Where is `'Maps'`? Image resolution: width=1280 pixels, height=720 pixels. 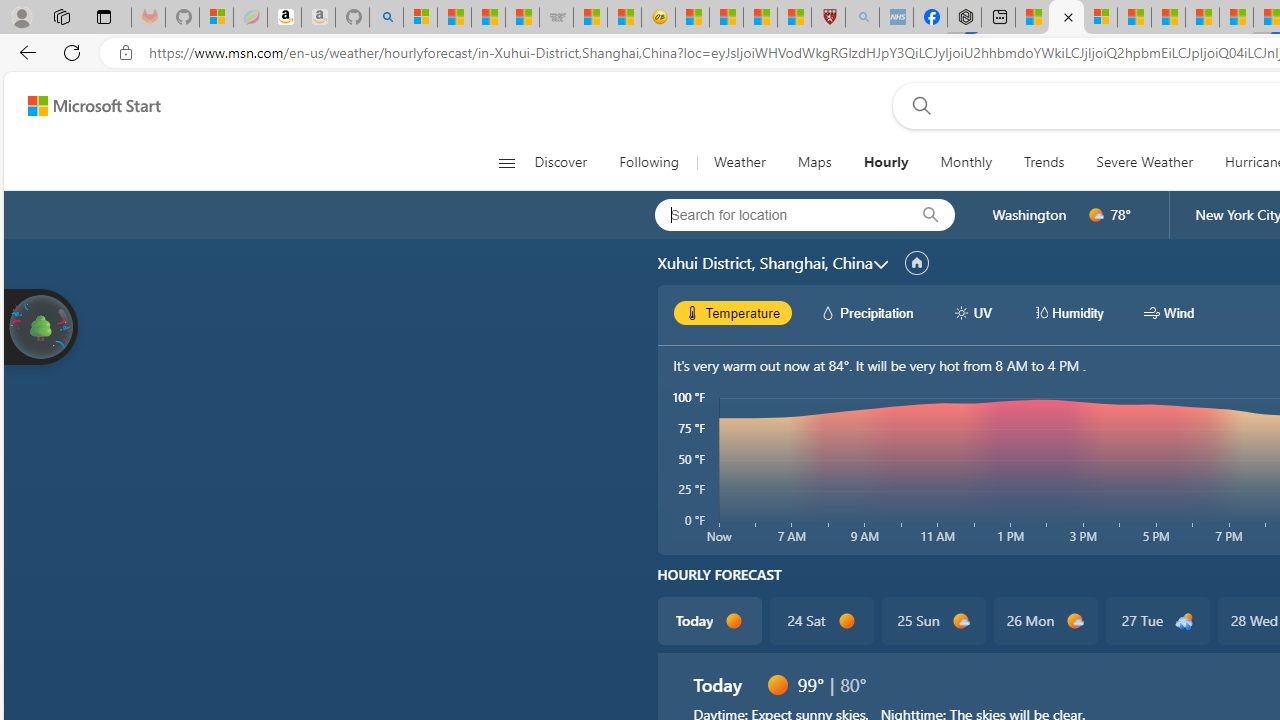 'Maps' is located at coordinates (814, 162).